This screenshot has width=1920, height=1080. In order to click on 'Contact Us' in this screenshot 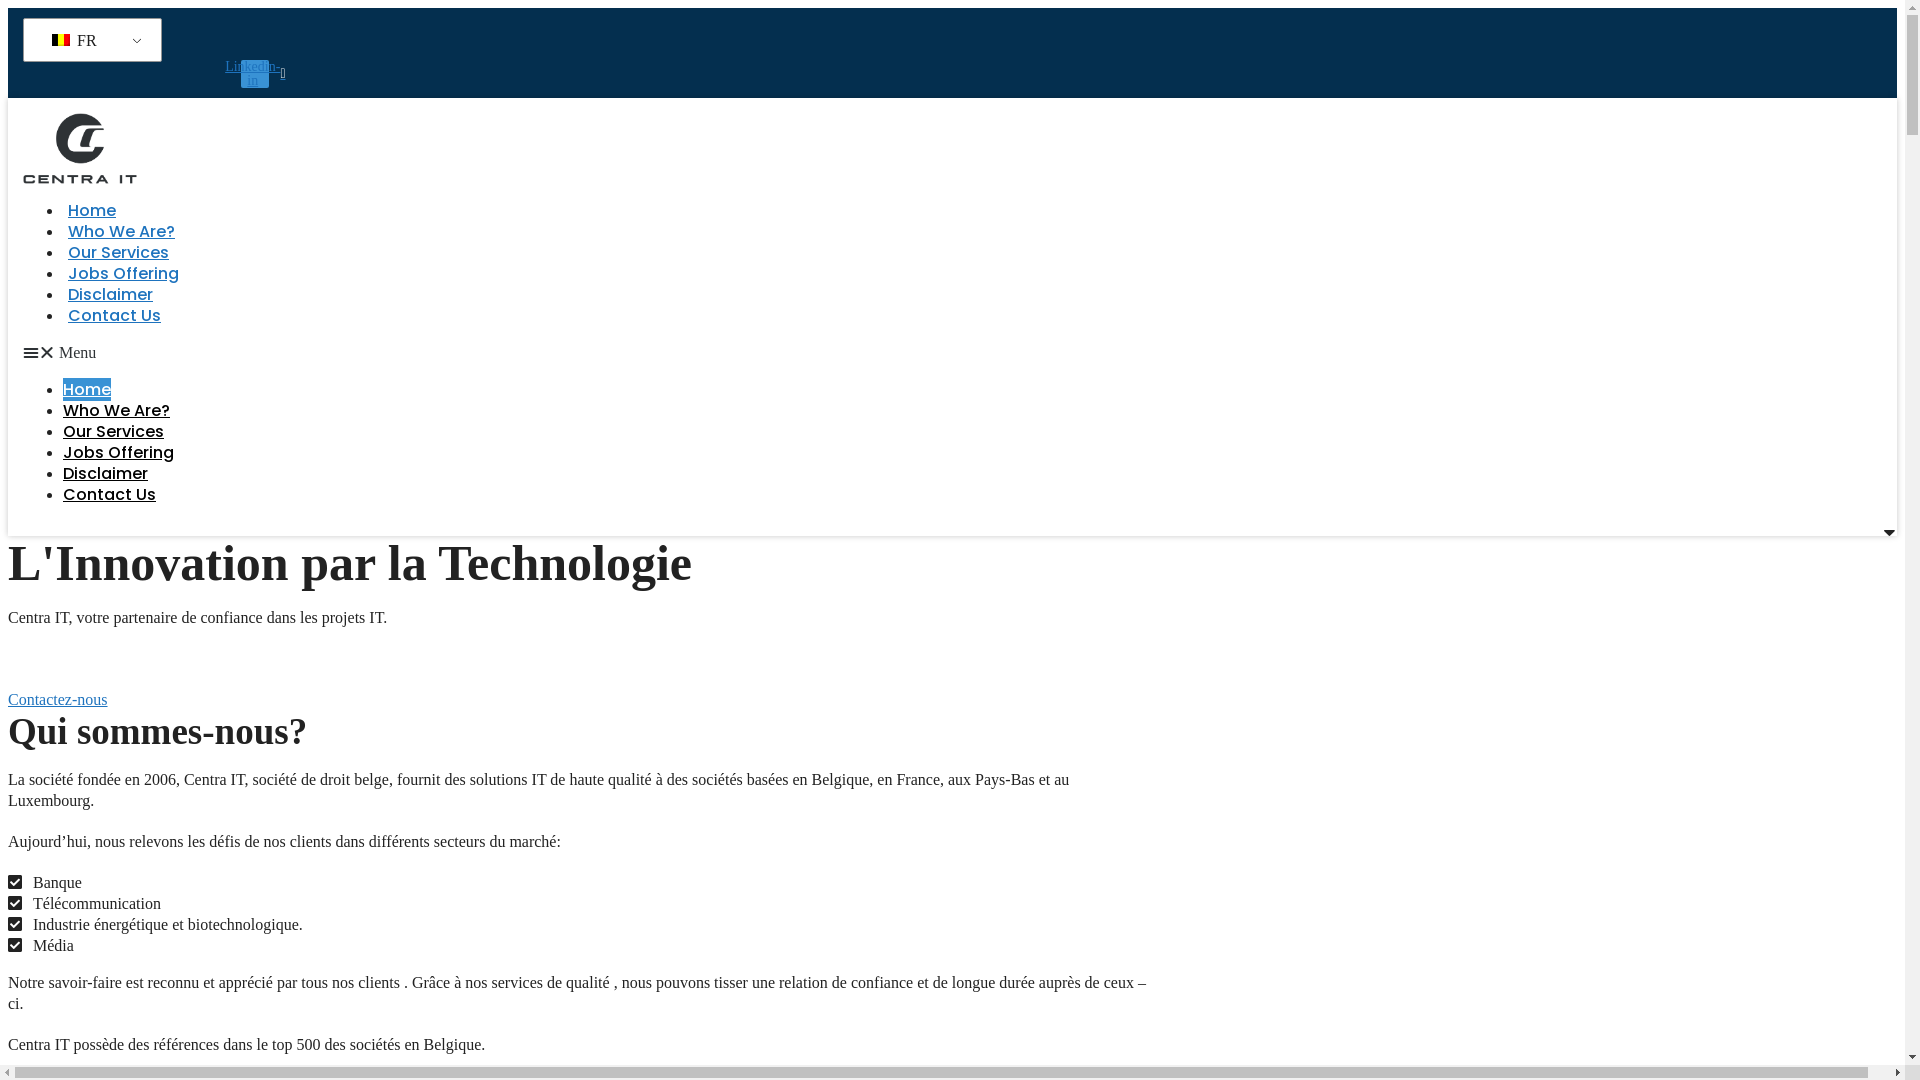, I will do `click(62, 494)`.